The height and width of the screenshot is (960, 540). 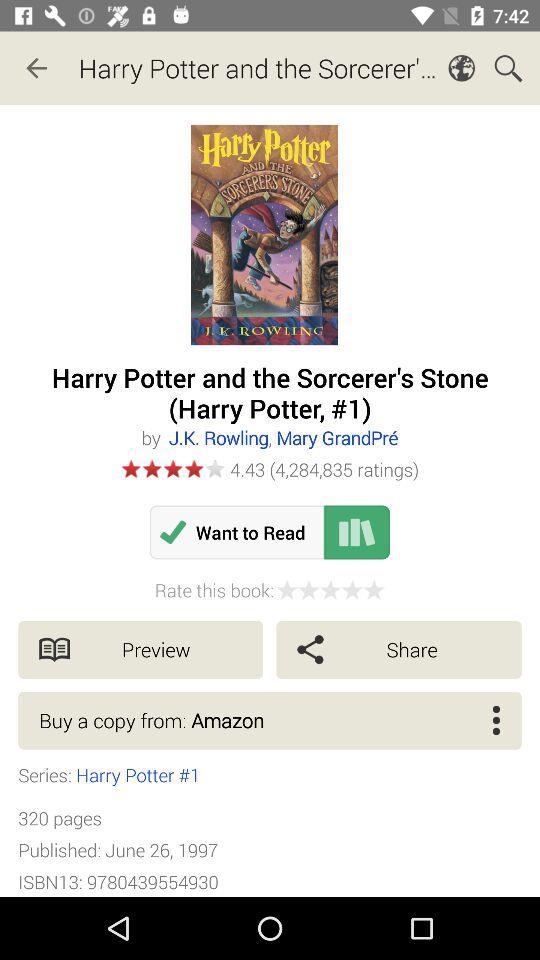 What do you see at coordinates (399, 648) in the screenshot?
I see `icon above the buy a copy` at bounding box center [399, 648].